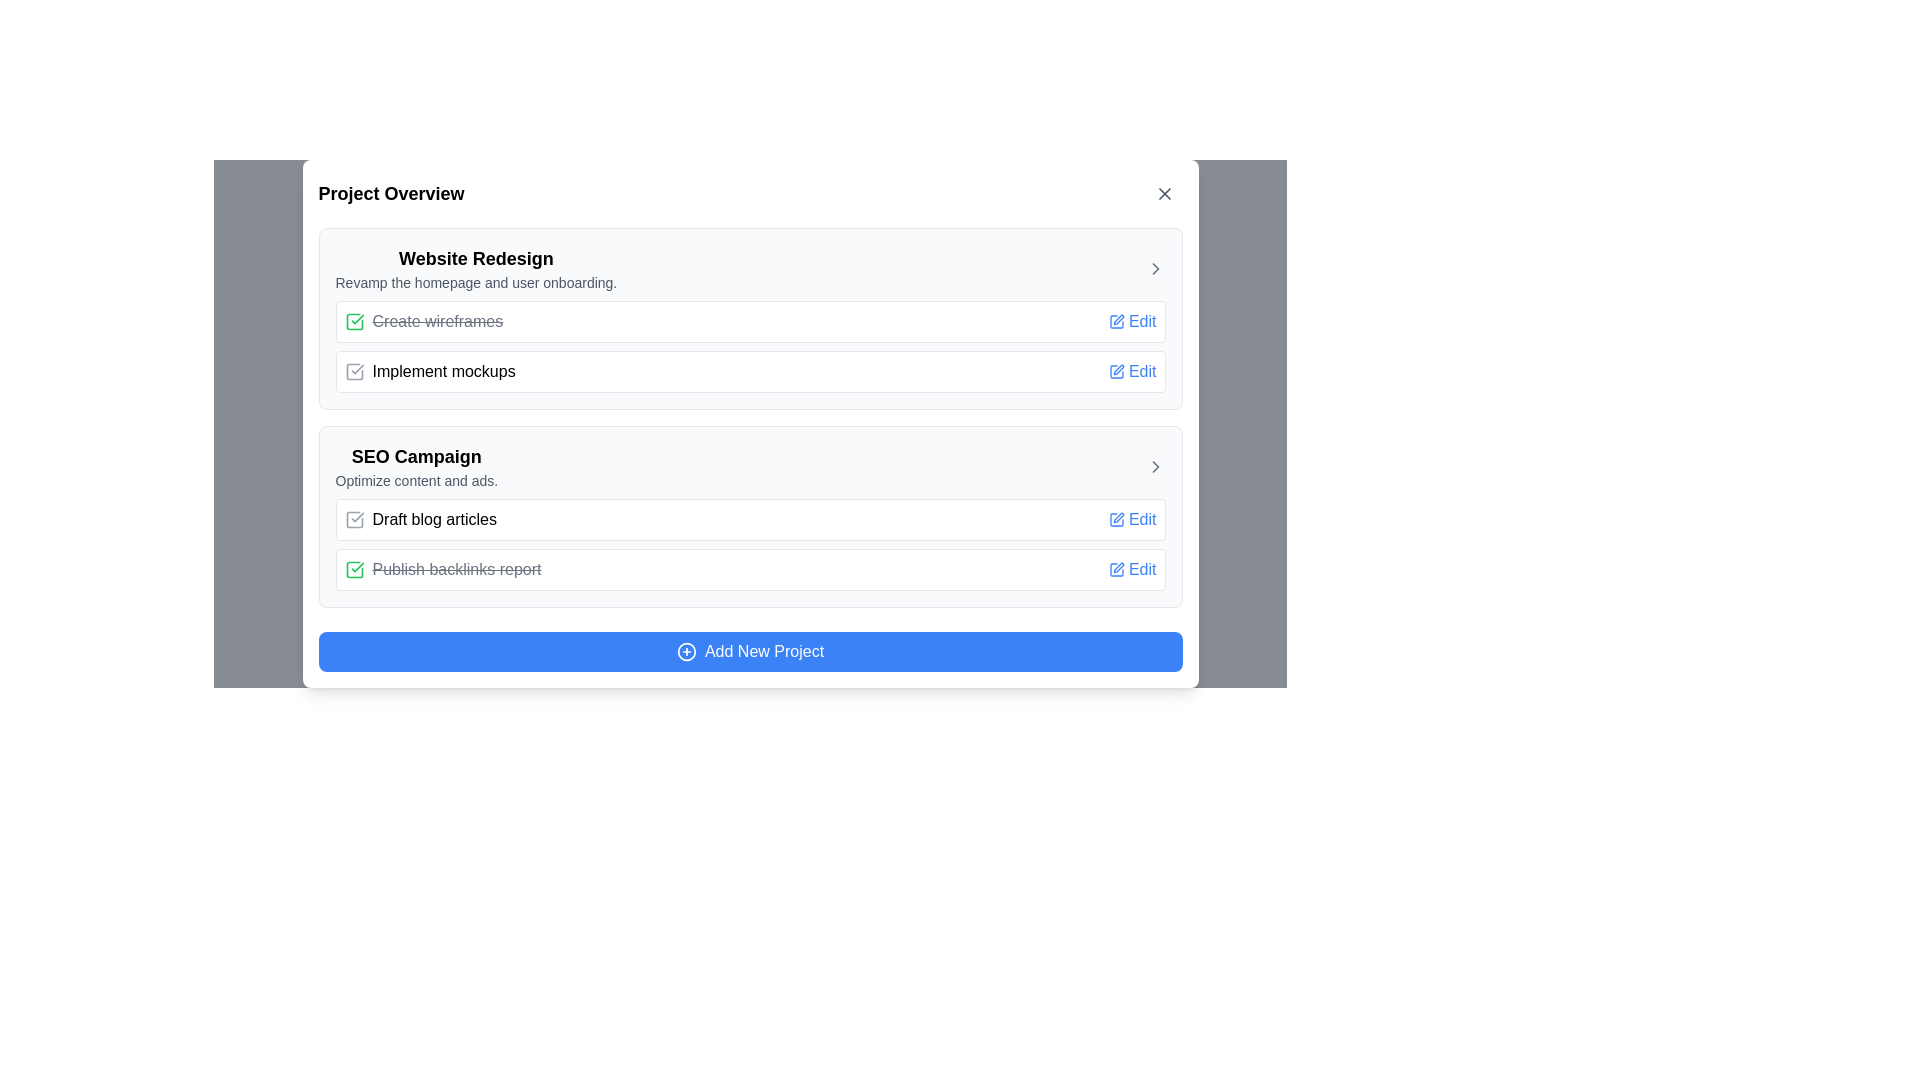  I want to click on the crossed-out text 'Create wireframes', so click(422, 320).